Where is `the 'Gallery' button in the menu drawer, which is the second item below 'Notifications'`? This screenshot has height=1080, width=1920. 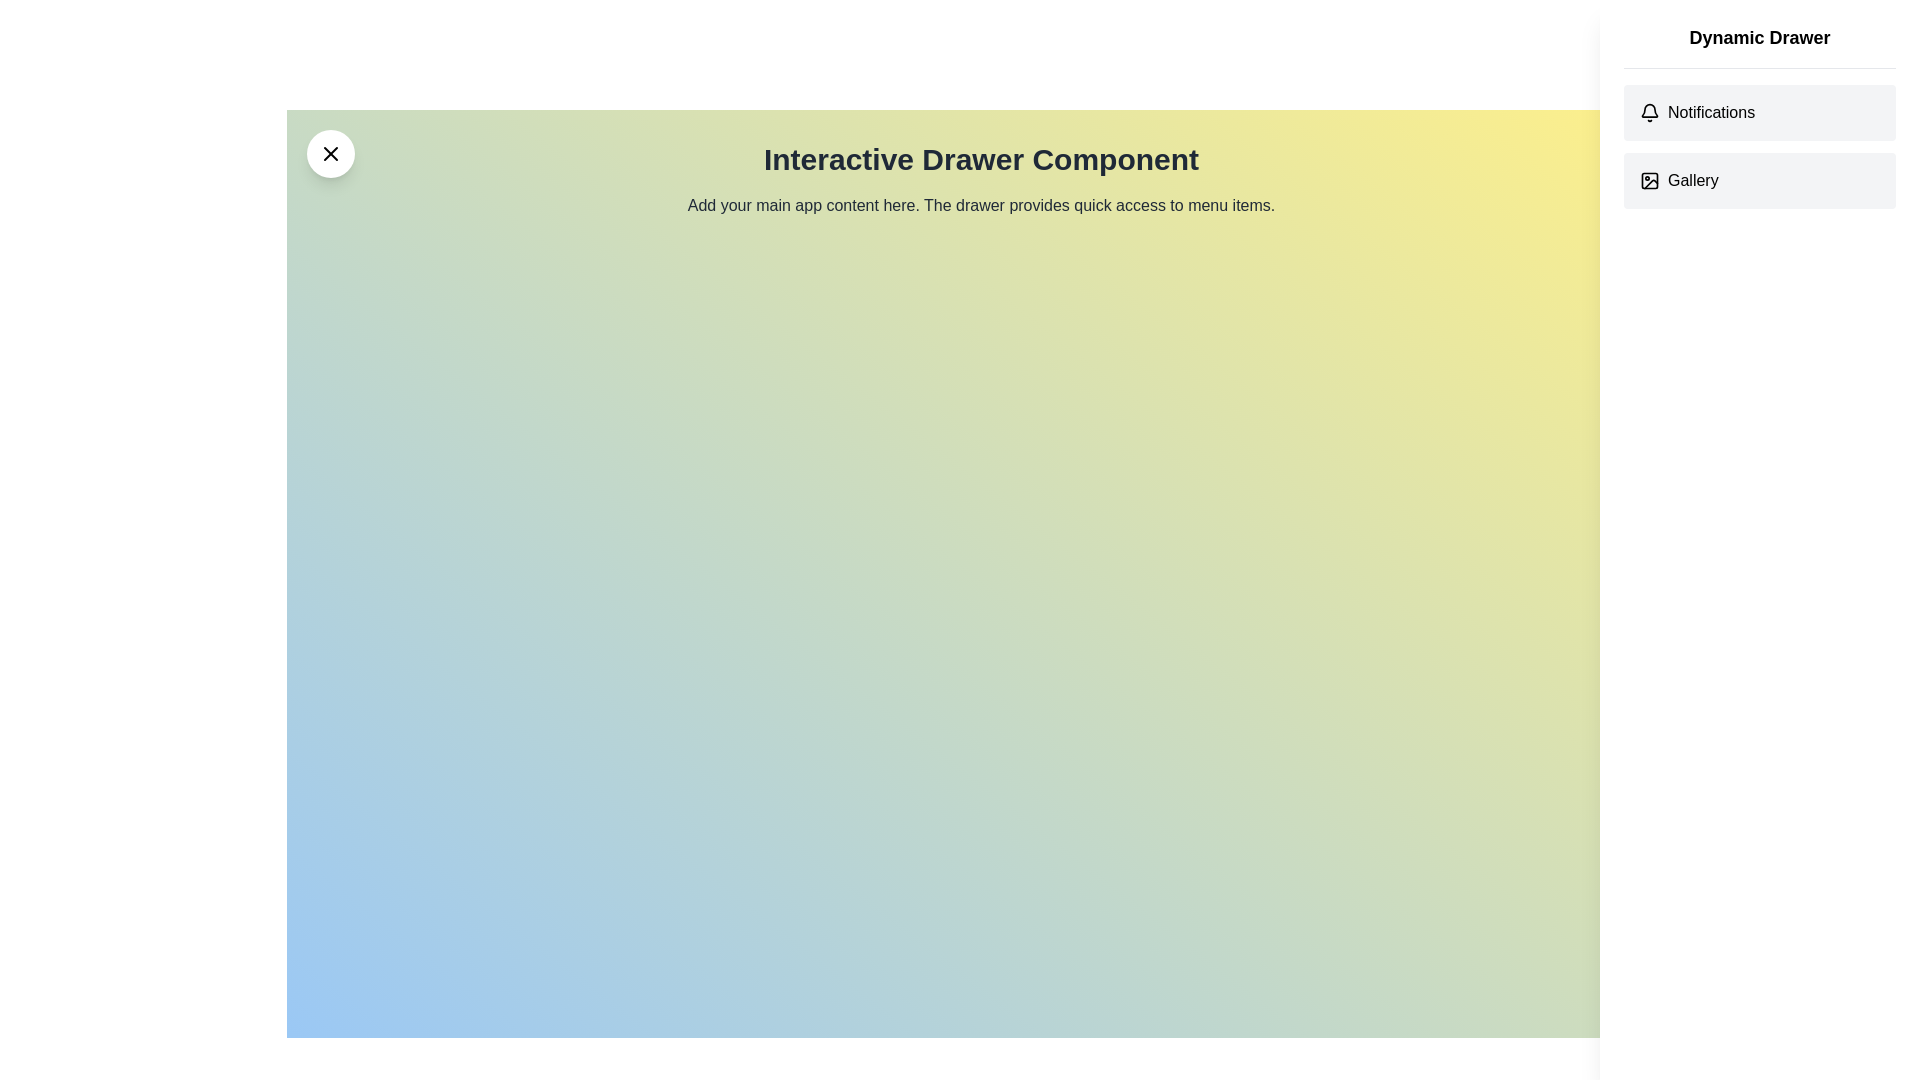
the 'Gallery' button in the menu drawer, which is the second item below 'Notifications' is located at coordinates (1760, 181).